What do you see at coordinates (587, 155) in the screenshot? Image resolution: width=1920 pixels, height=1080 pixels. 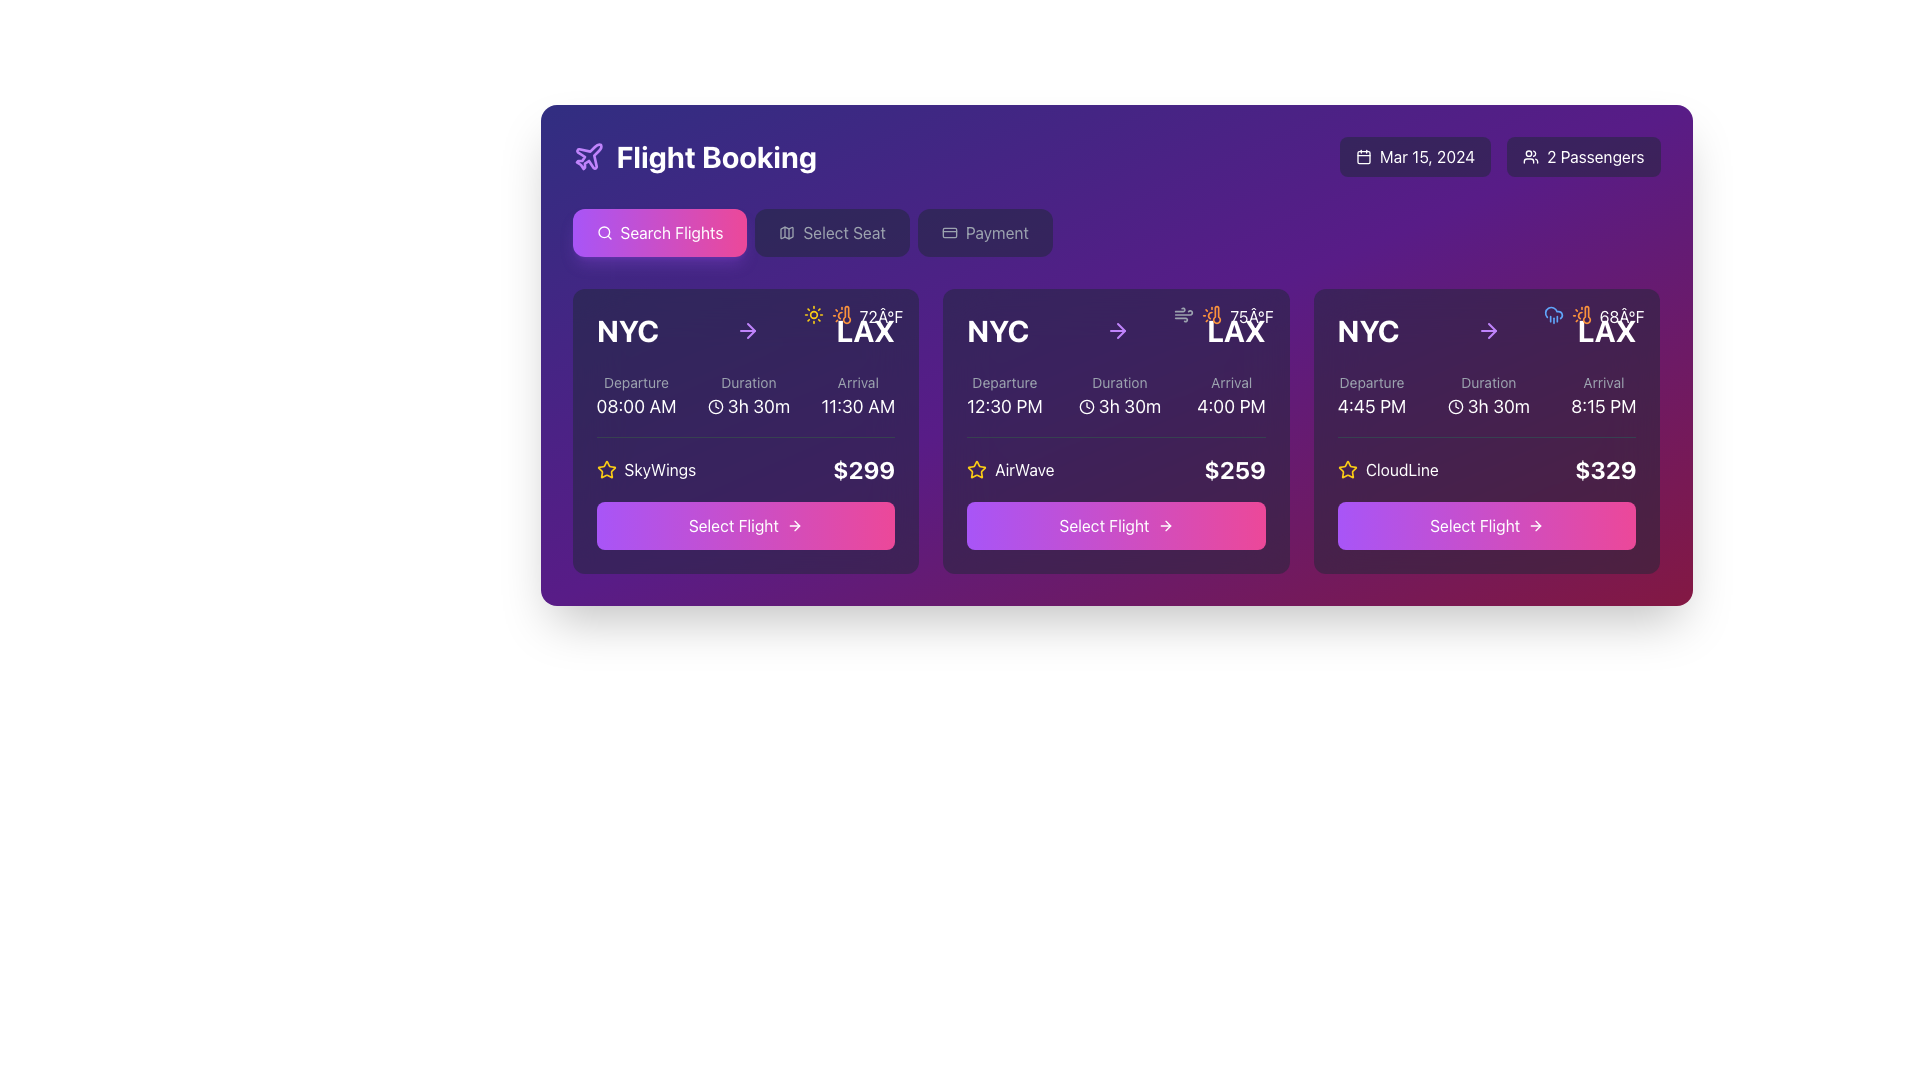 I see `the air travel icon located at the top left of the interface, near the 'Flight Booking' title` at bounding box center [587, 155].